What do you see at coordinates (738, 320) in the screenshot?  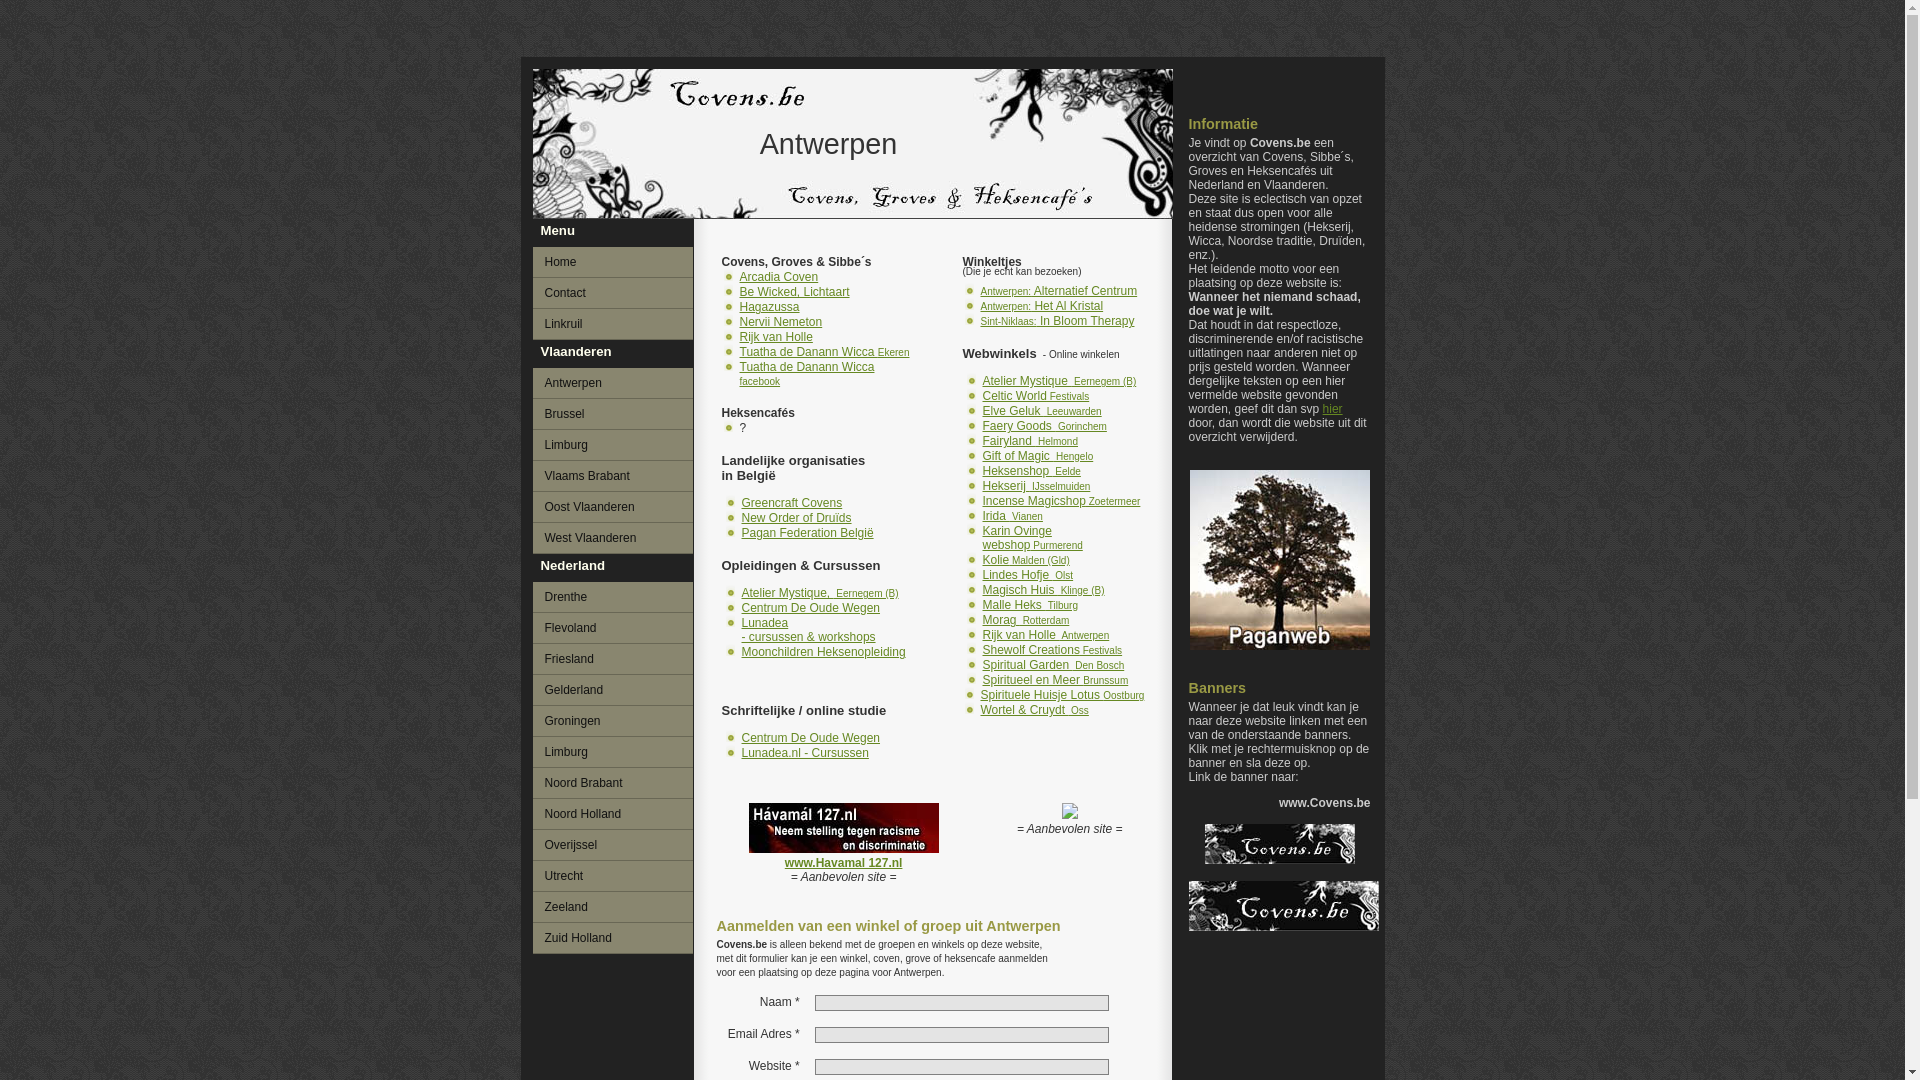 I see `'Nervii Nemeton'` at bounding box center [738, 320].